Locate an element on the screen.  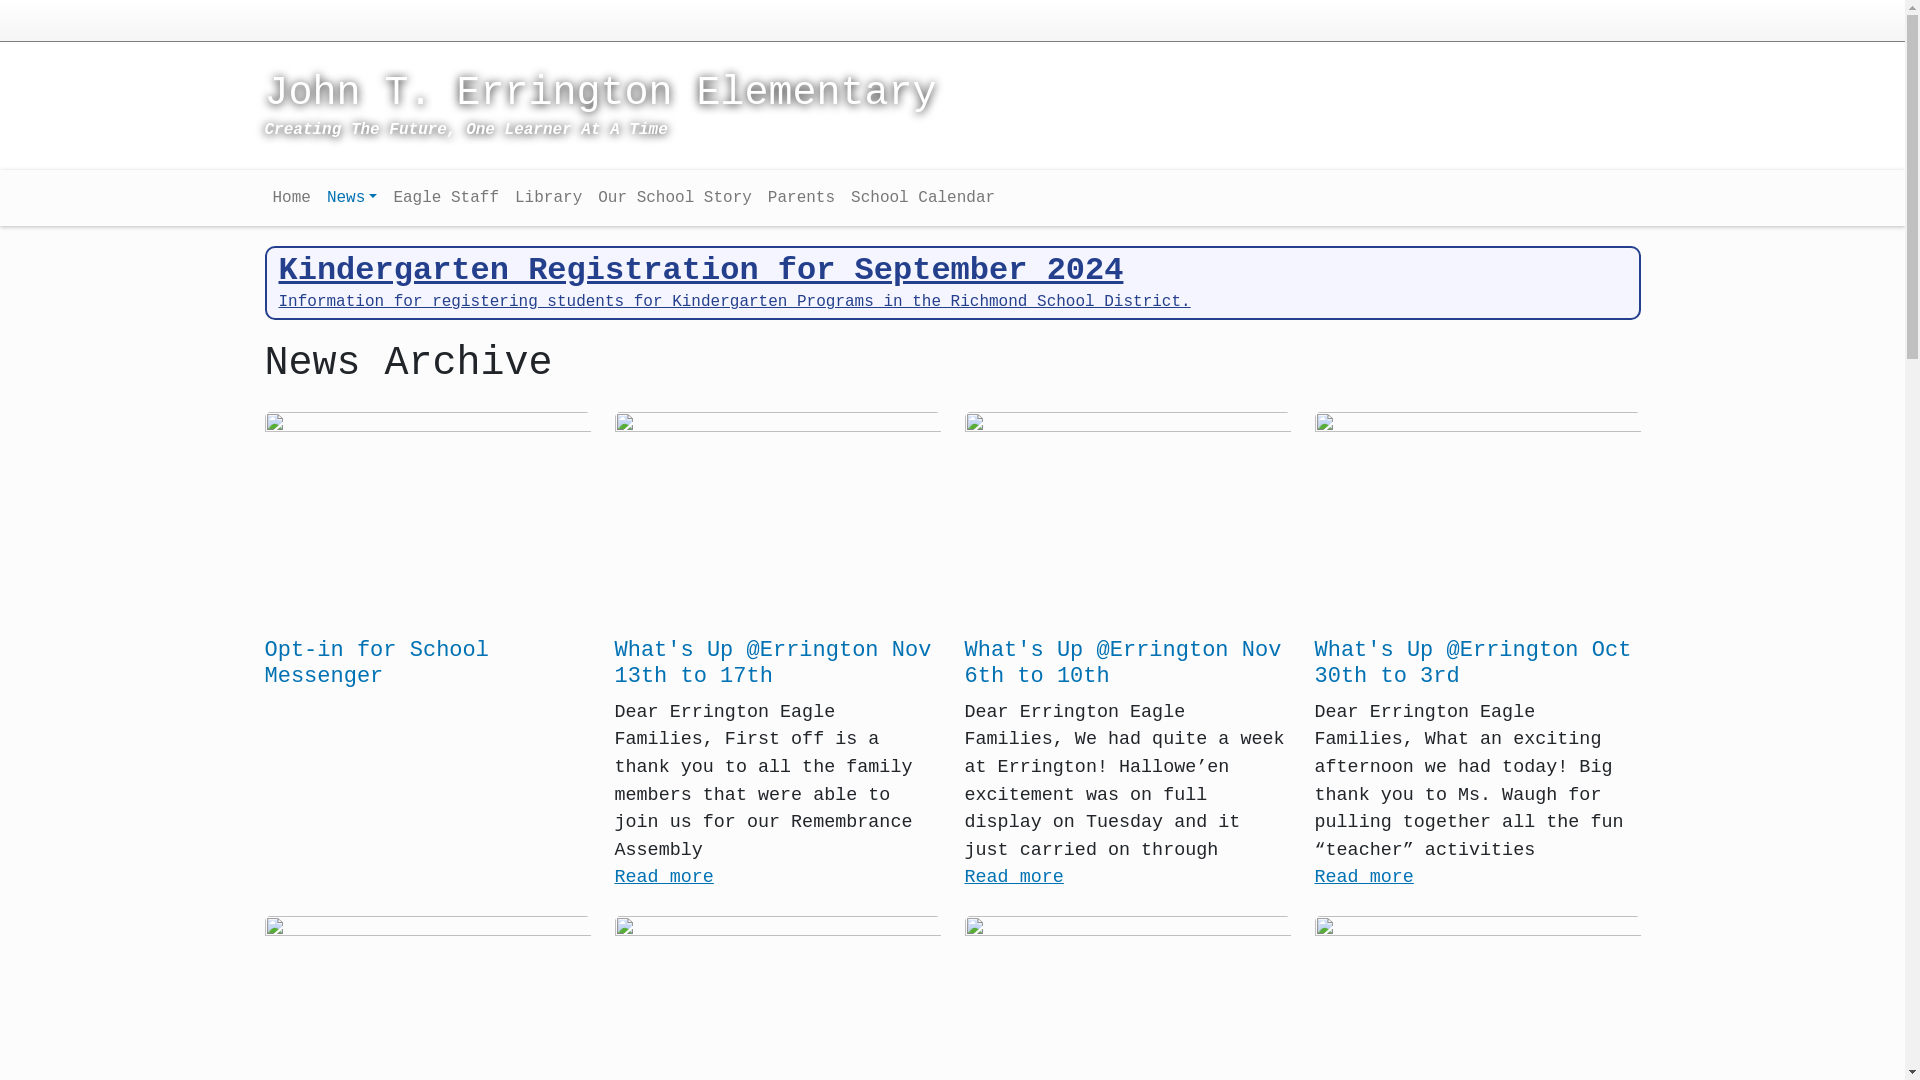
'Our School Story' is located at coordinates (675, 197).